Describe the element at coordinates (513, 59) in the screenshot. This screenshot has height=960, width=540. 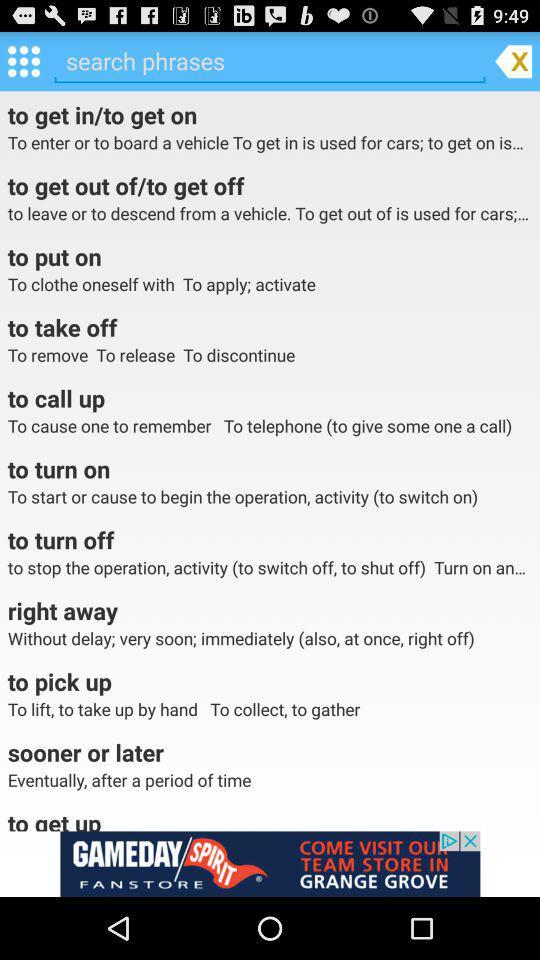
I see `the file` at that location.